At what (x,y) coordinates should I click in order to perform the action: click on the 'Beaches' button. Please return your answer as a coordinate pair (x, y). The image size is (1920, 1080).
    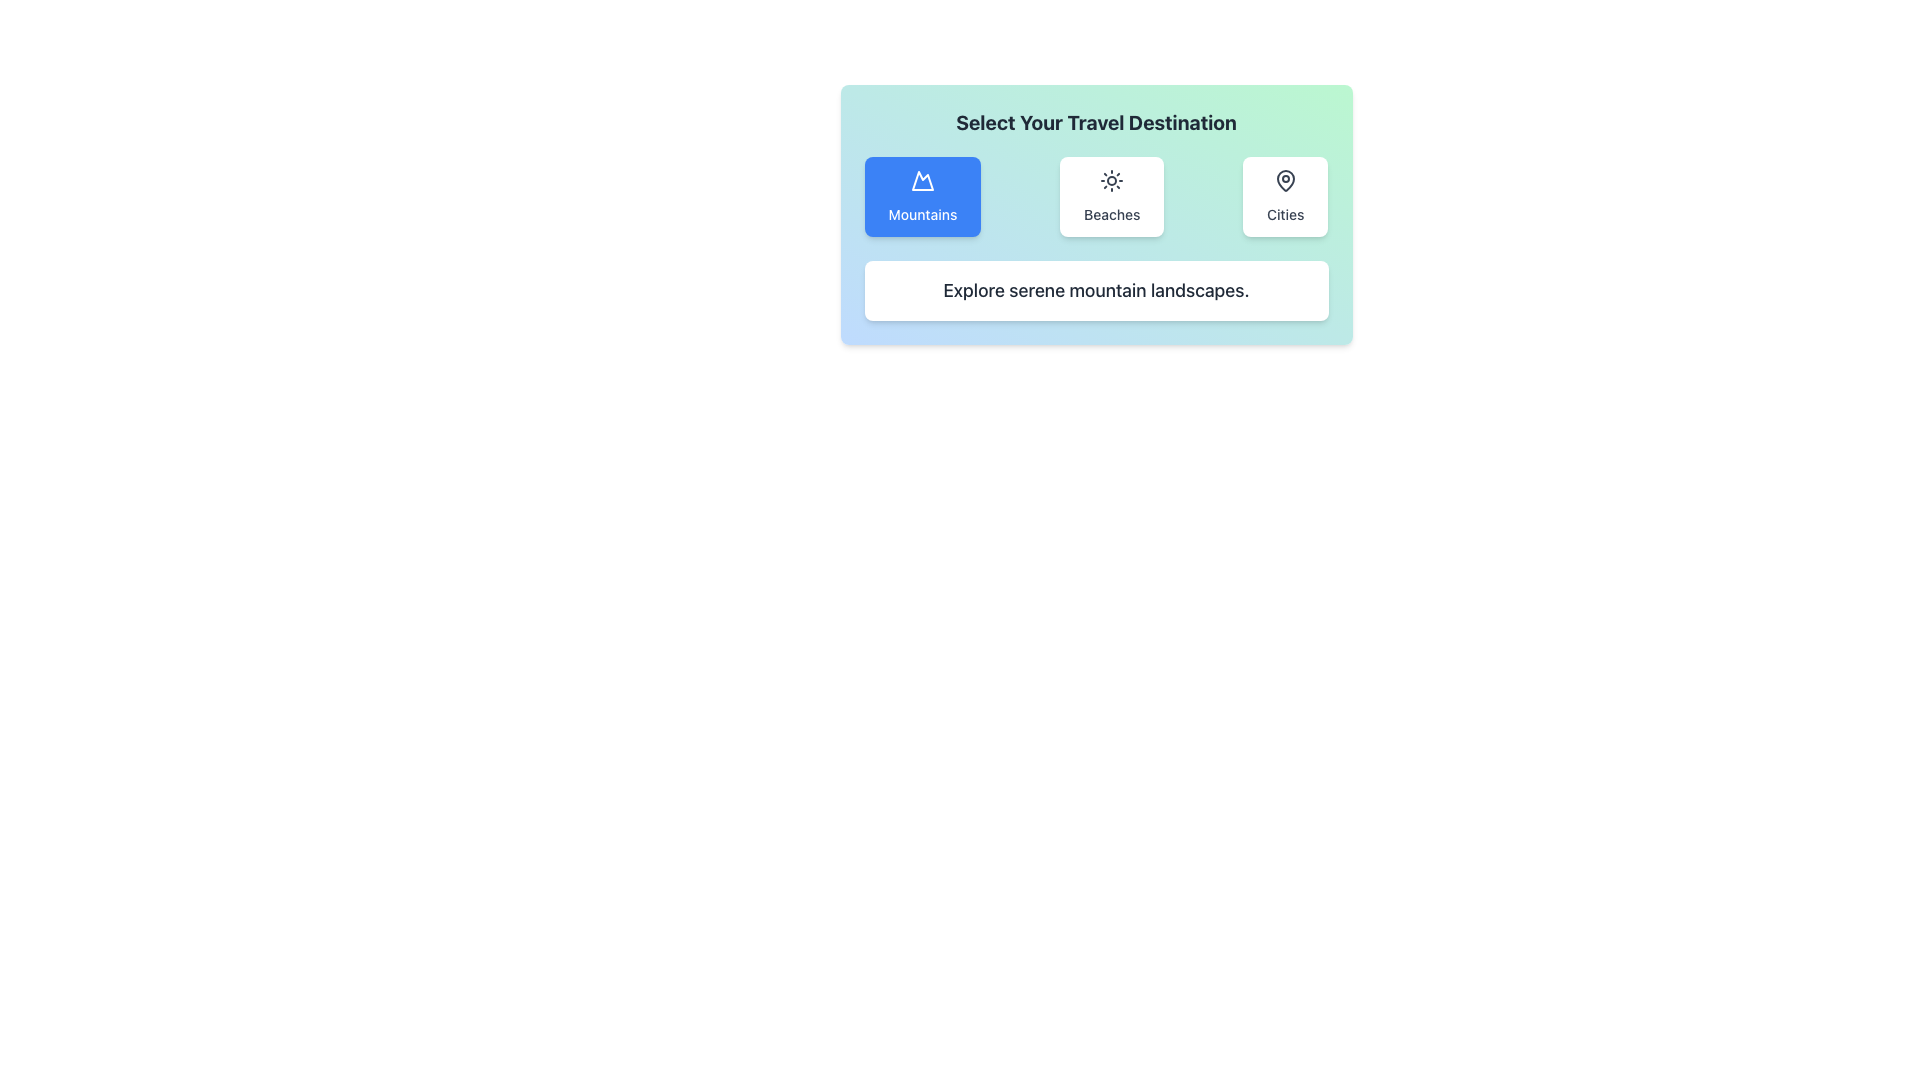
    Looking at the image, I should click on (1111, 196).